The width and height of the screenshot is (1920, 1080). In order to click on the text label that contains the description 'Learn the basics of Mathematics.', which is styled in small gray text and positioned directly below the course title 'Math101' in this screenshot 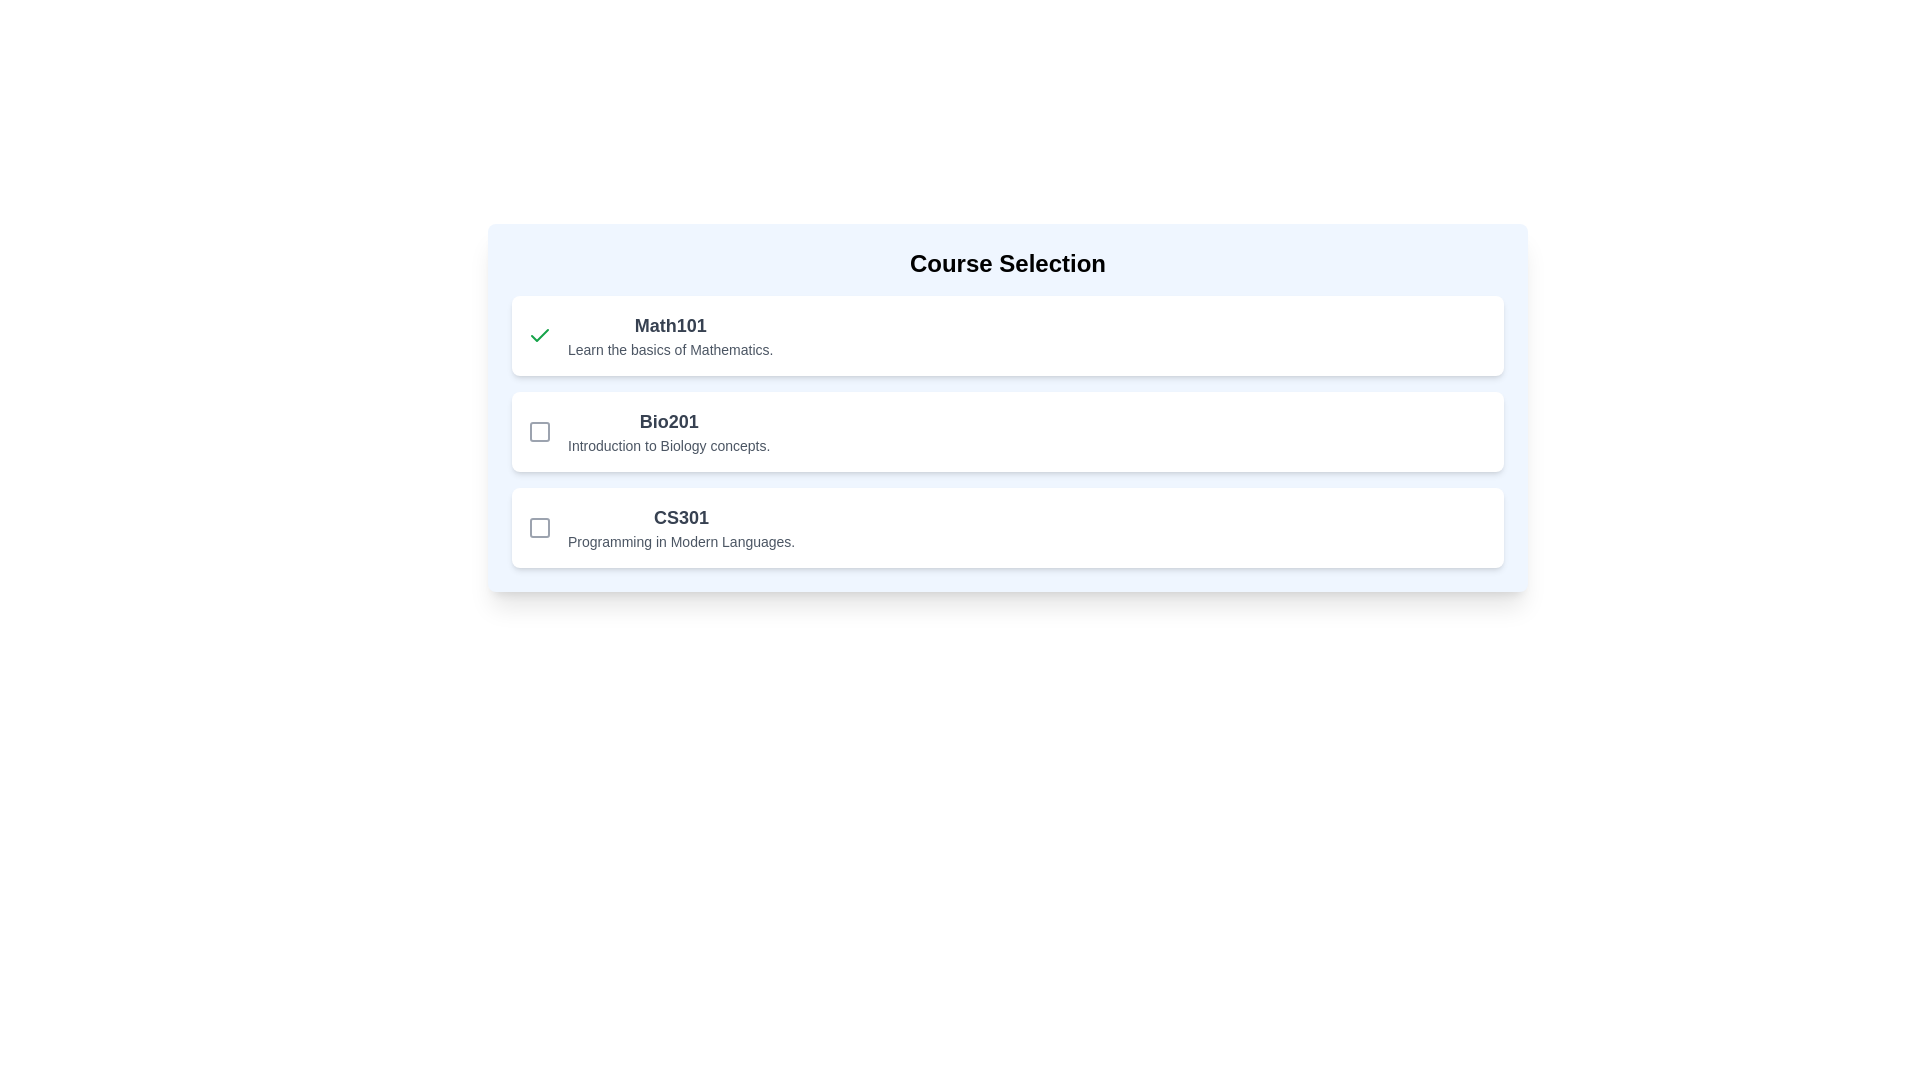, I will do `click(670, 349)`.